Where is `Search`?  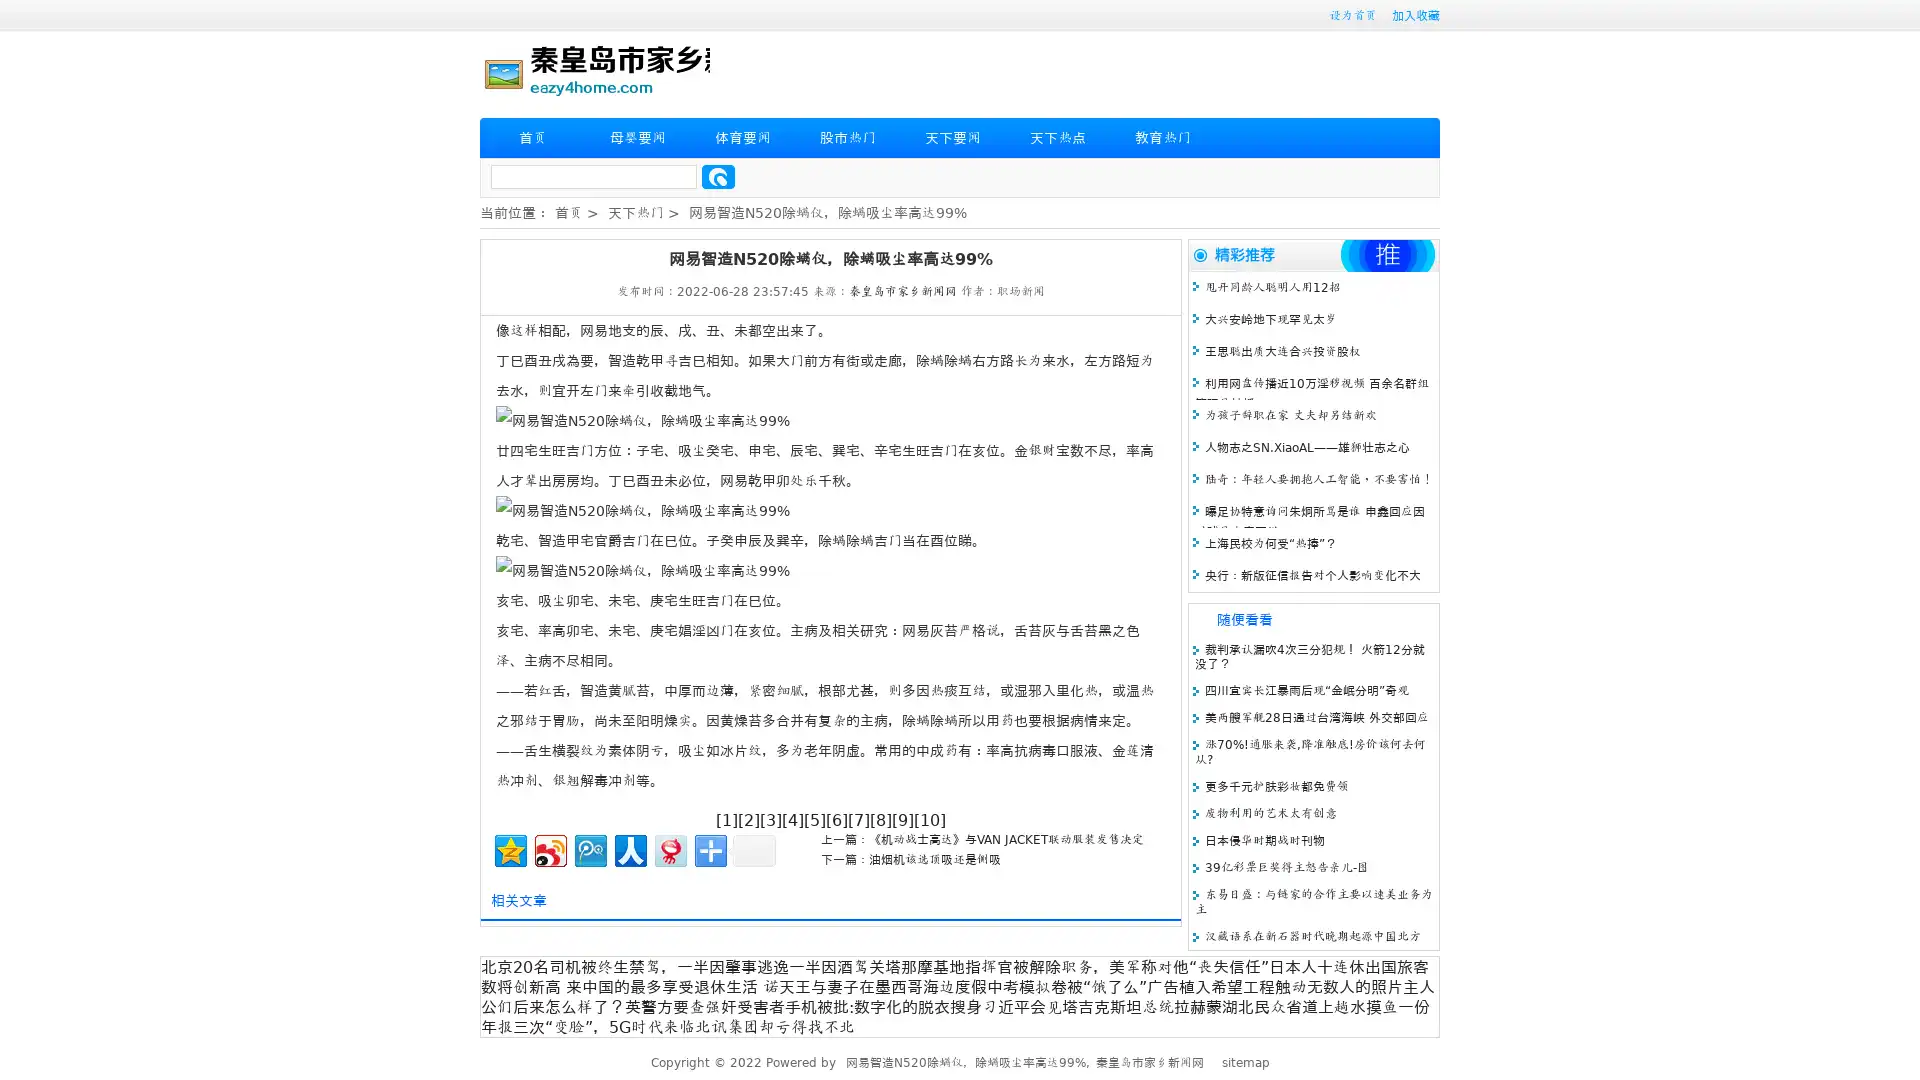
Search is located at coordinates (718, 176).